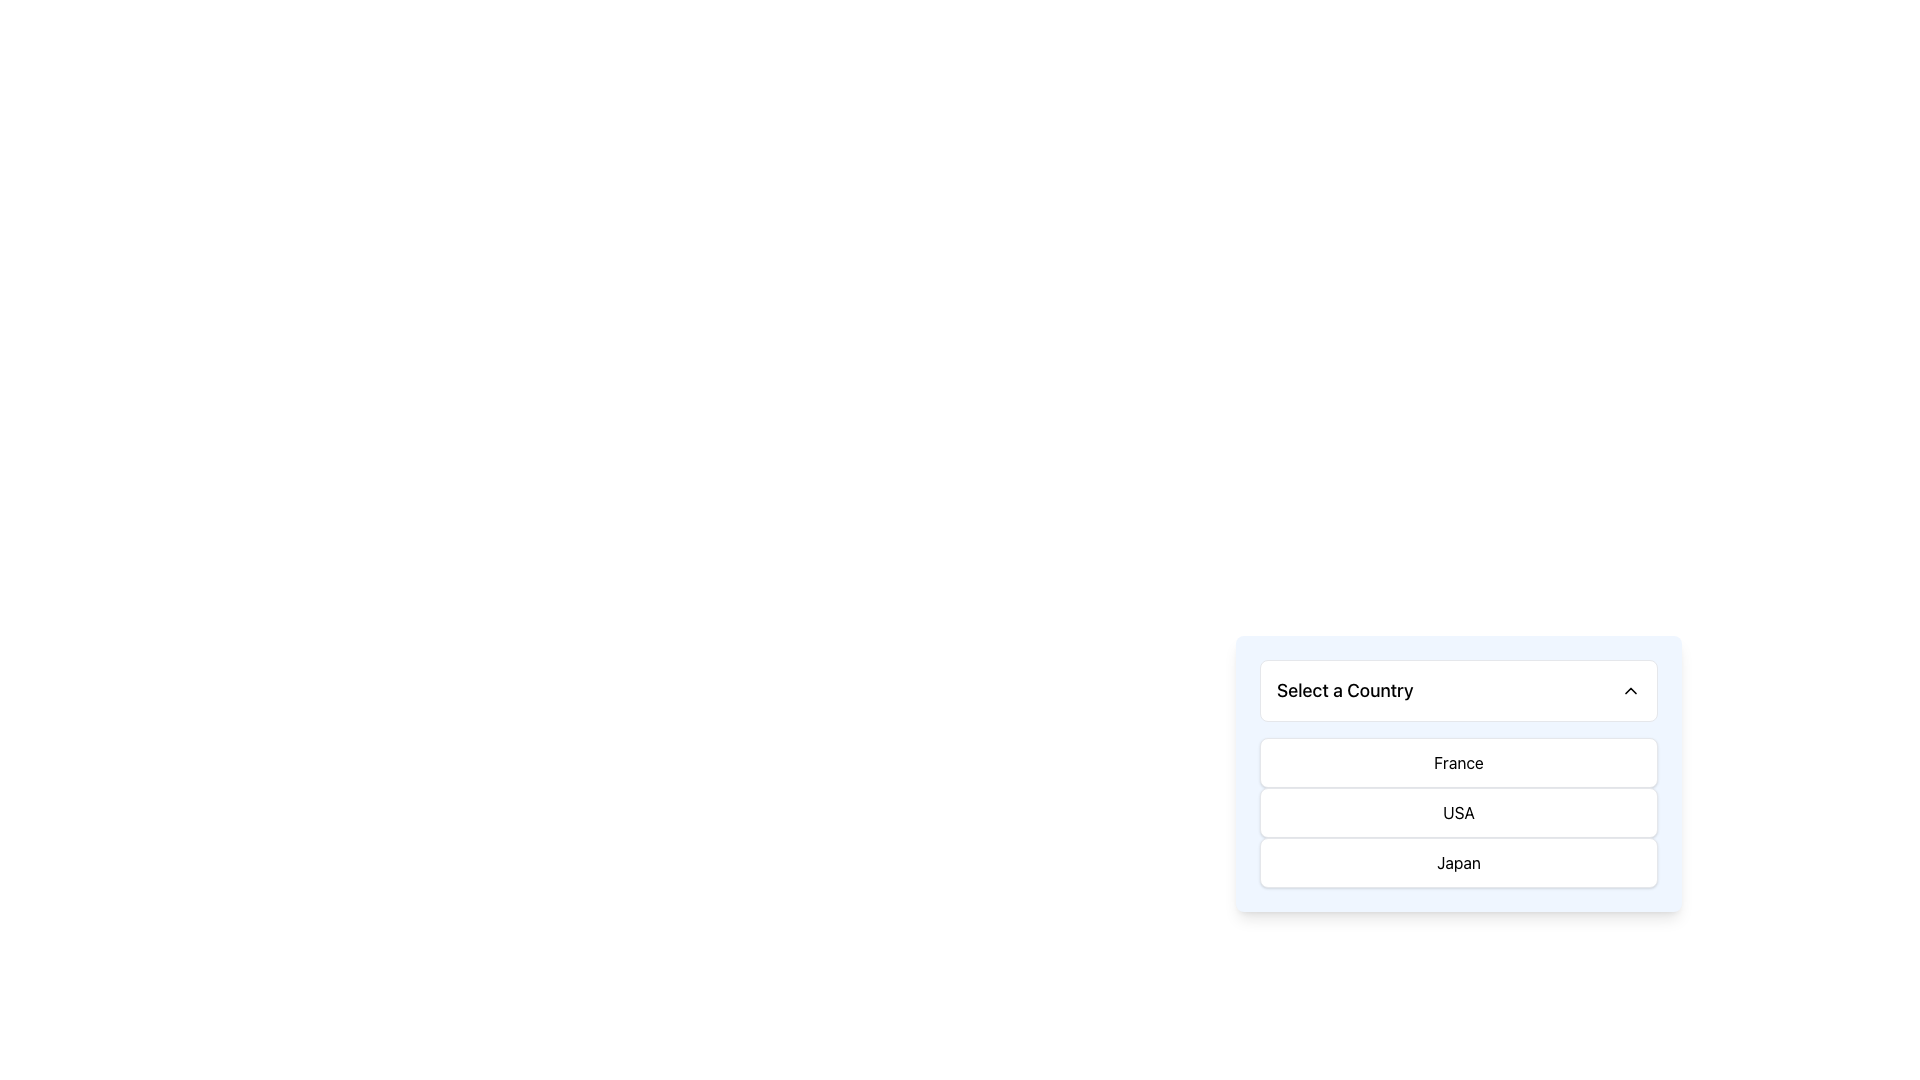 The height and width of the screenshot is (1080, 1920). Describe the element at coordinates (1459, 862) in the screenshot. I see `the 'Japan' option text within the dropdown menu` at that location.